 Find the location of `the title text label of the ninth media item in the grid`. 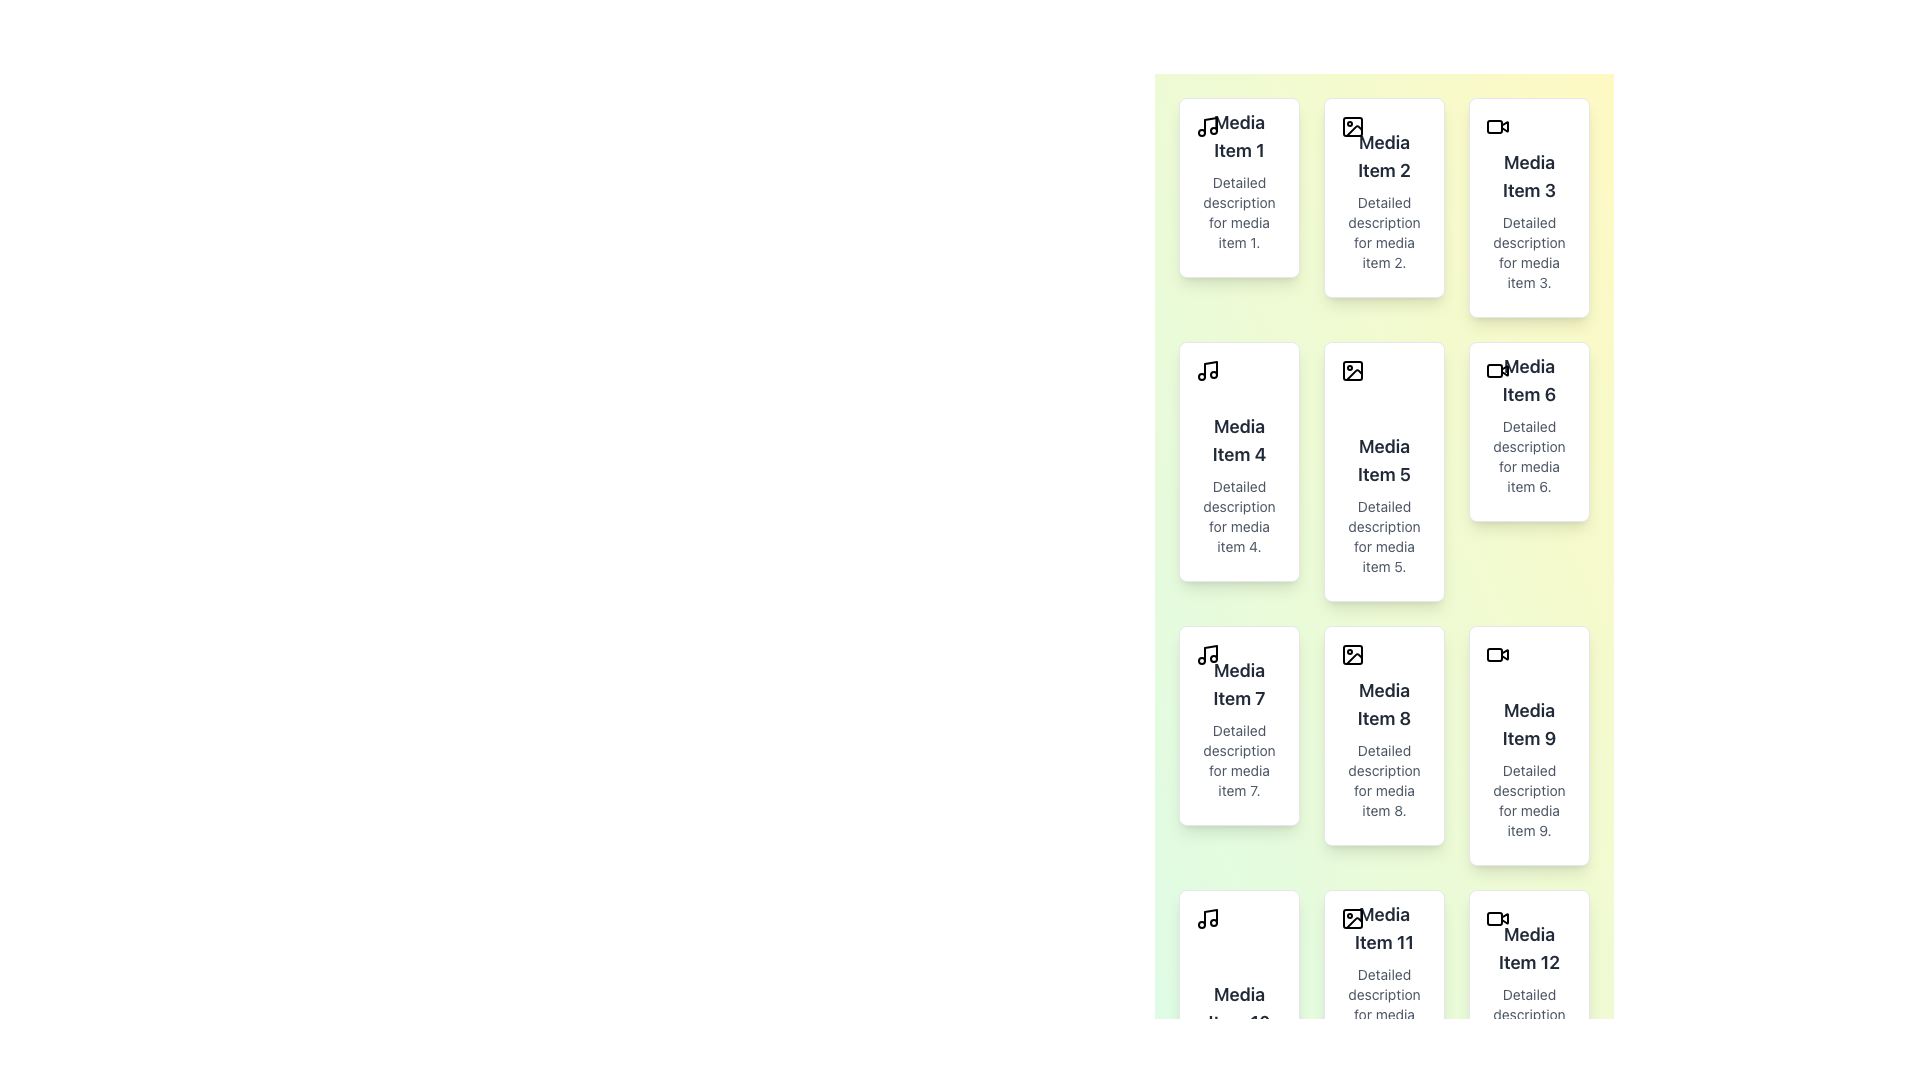

the title text label of the ninth media item in the grid is located at coordinates (1528, 725).